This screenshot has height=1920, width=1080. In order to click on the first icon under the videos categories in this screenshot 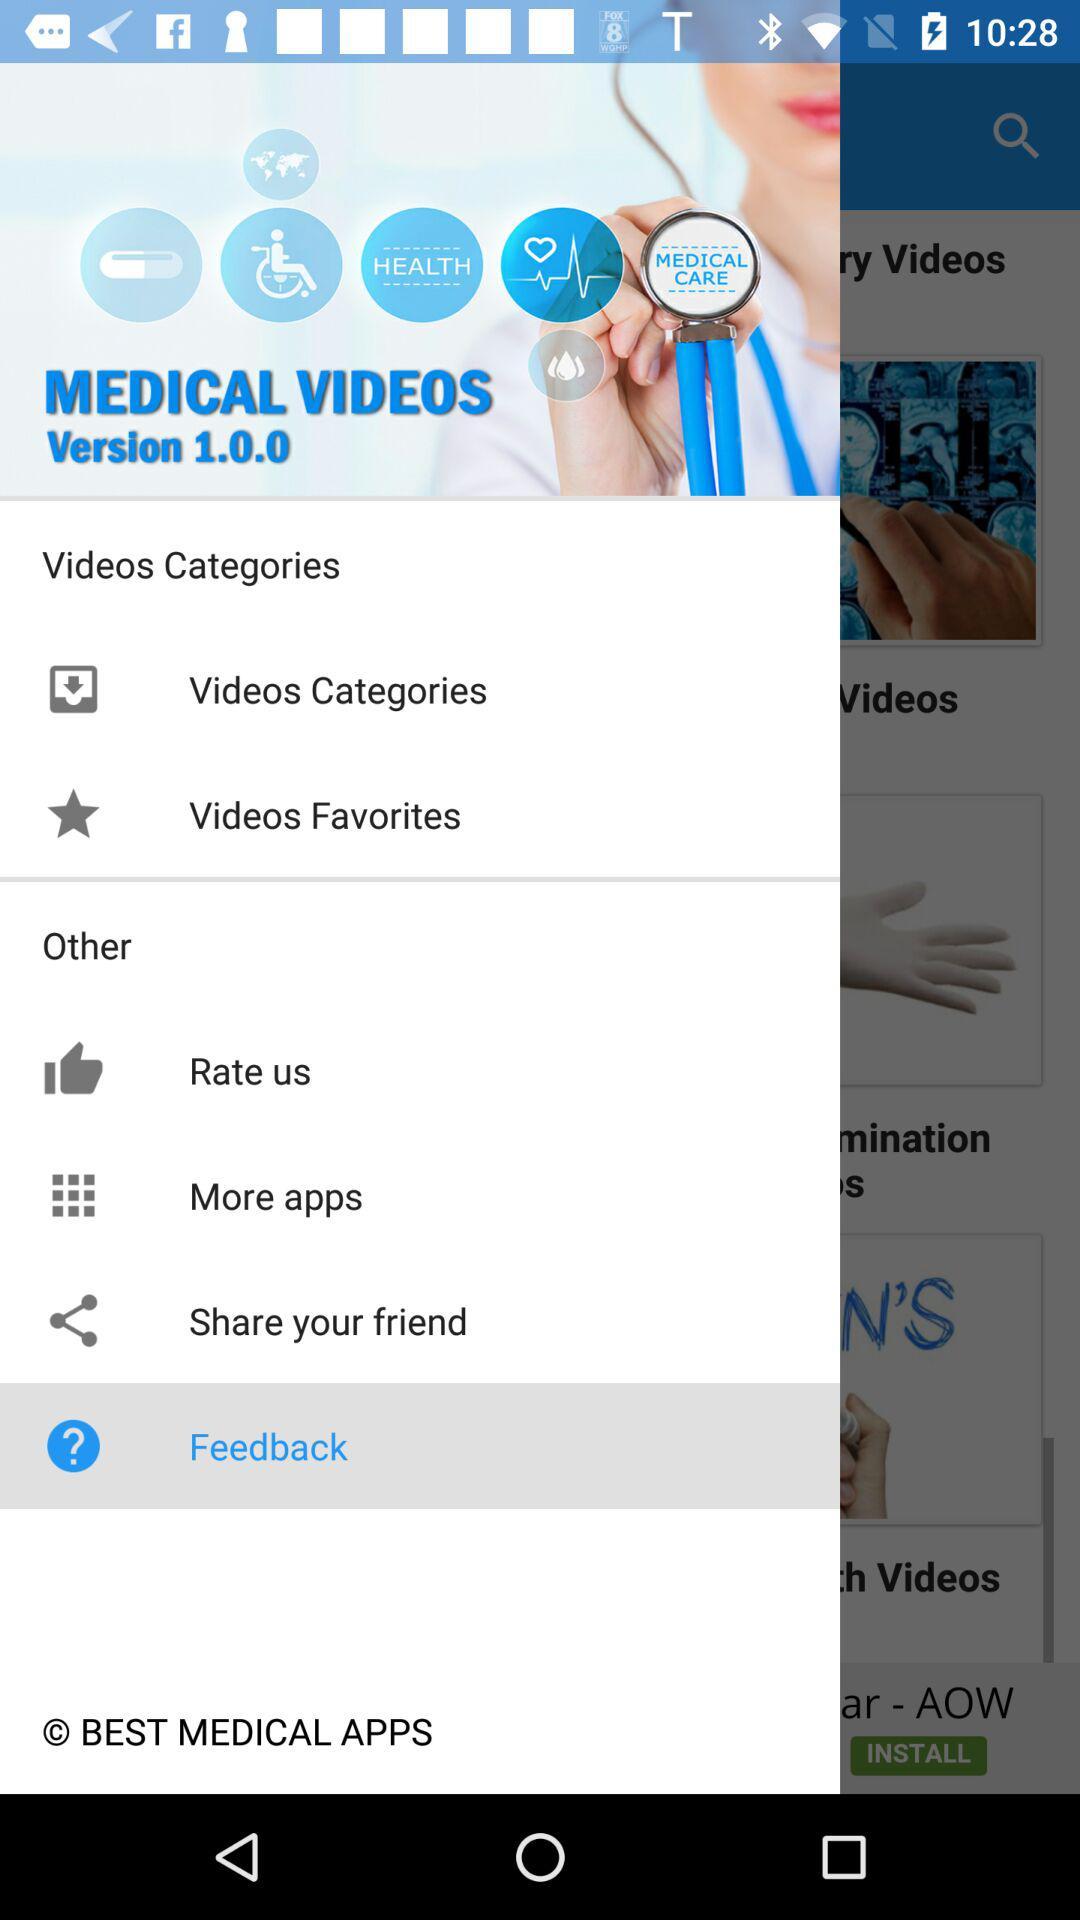, I will do `click(72, 689)`.